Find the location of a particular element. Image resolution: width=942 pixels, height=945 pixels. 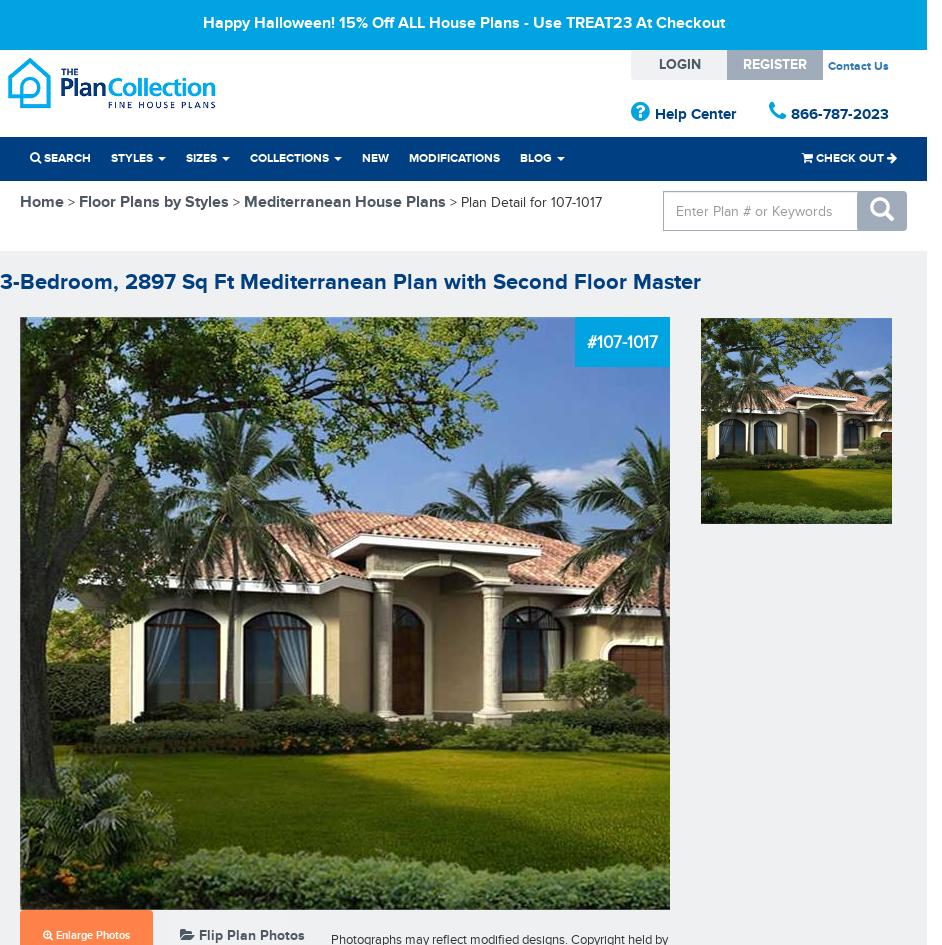

'Check Out' is located at coordinates (812, 157).